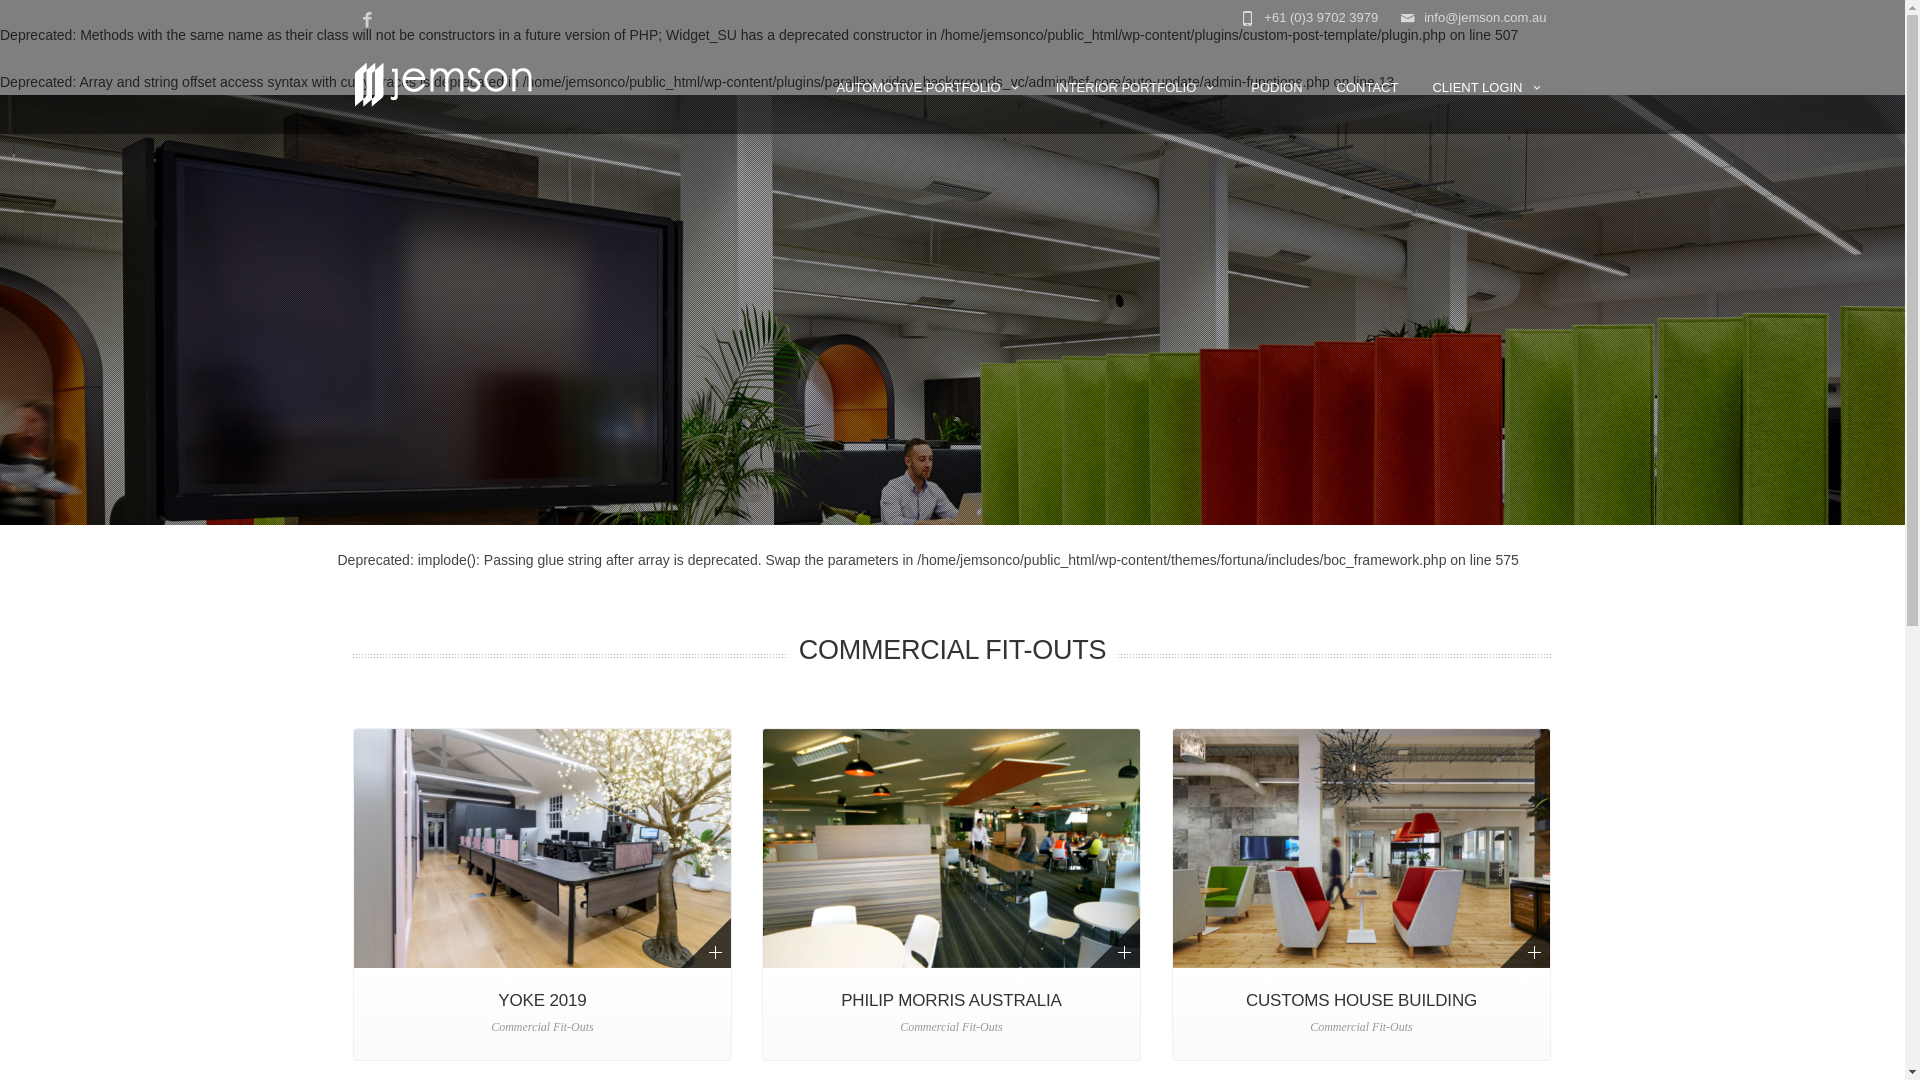 The width and height of the screenshot is (1920, 1080). What do you see at coordinates (949, 848) in the screenshot?
I see `'Philip Morris International Fitout'` at bounding box center [949, 848].